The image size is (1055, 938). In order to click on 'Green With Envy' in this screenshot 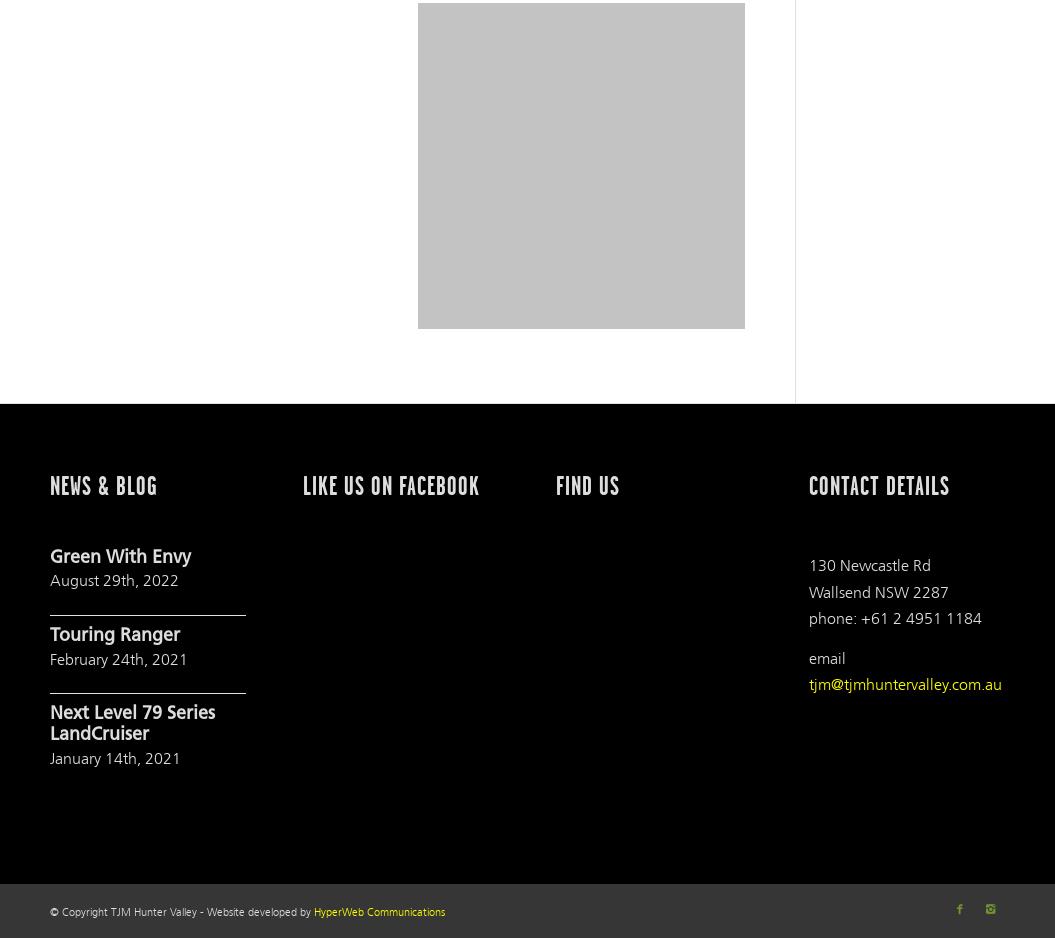, I will do `click(50, 557)`.